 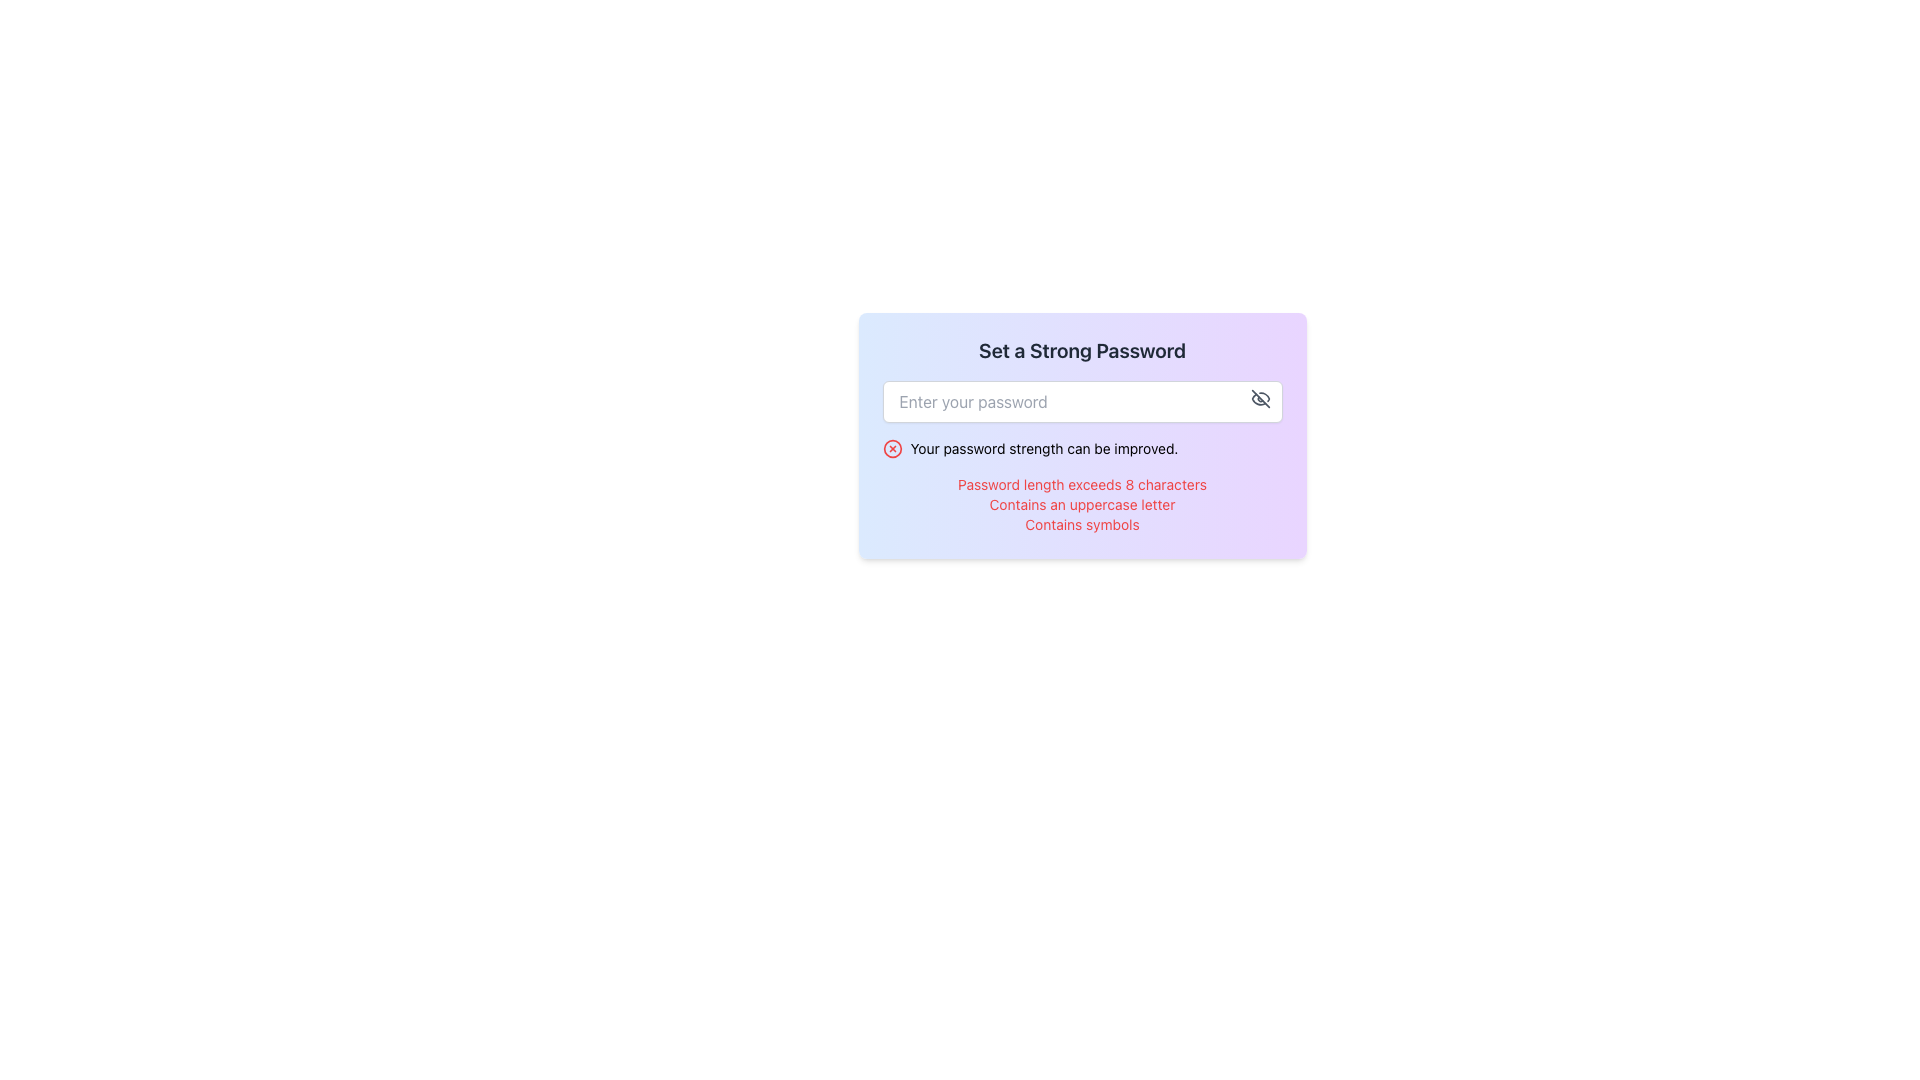 I want to click on the error or warning icon that indicates password strength issues, located to the left of the text 'Your password strength can be improved.', so click(x=891, y=447).